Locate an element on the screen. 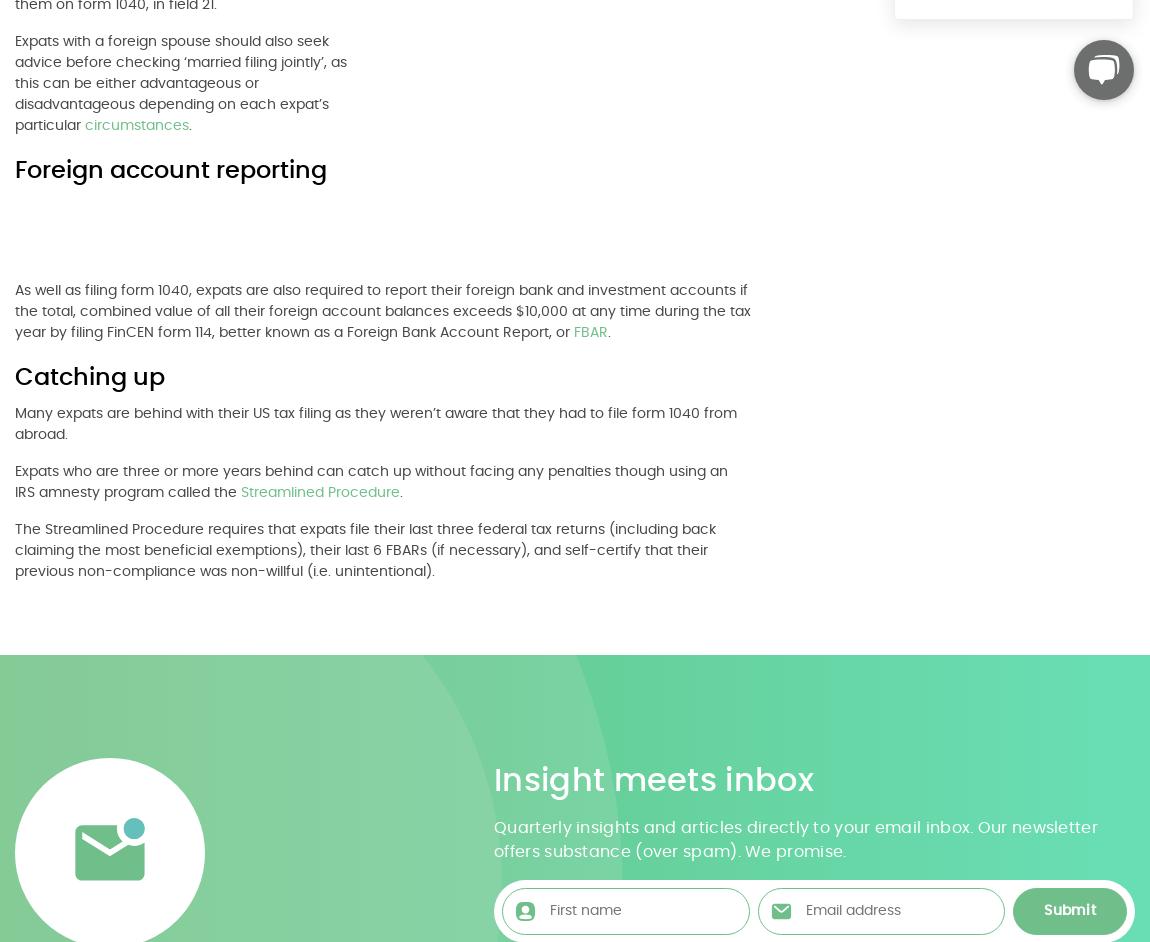 The width and height of the screenshot is (1150, 942). 'FBAR' is located at coordinates (589, 331).